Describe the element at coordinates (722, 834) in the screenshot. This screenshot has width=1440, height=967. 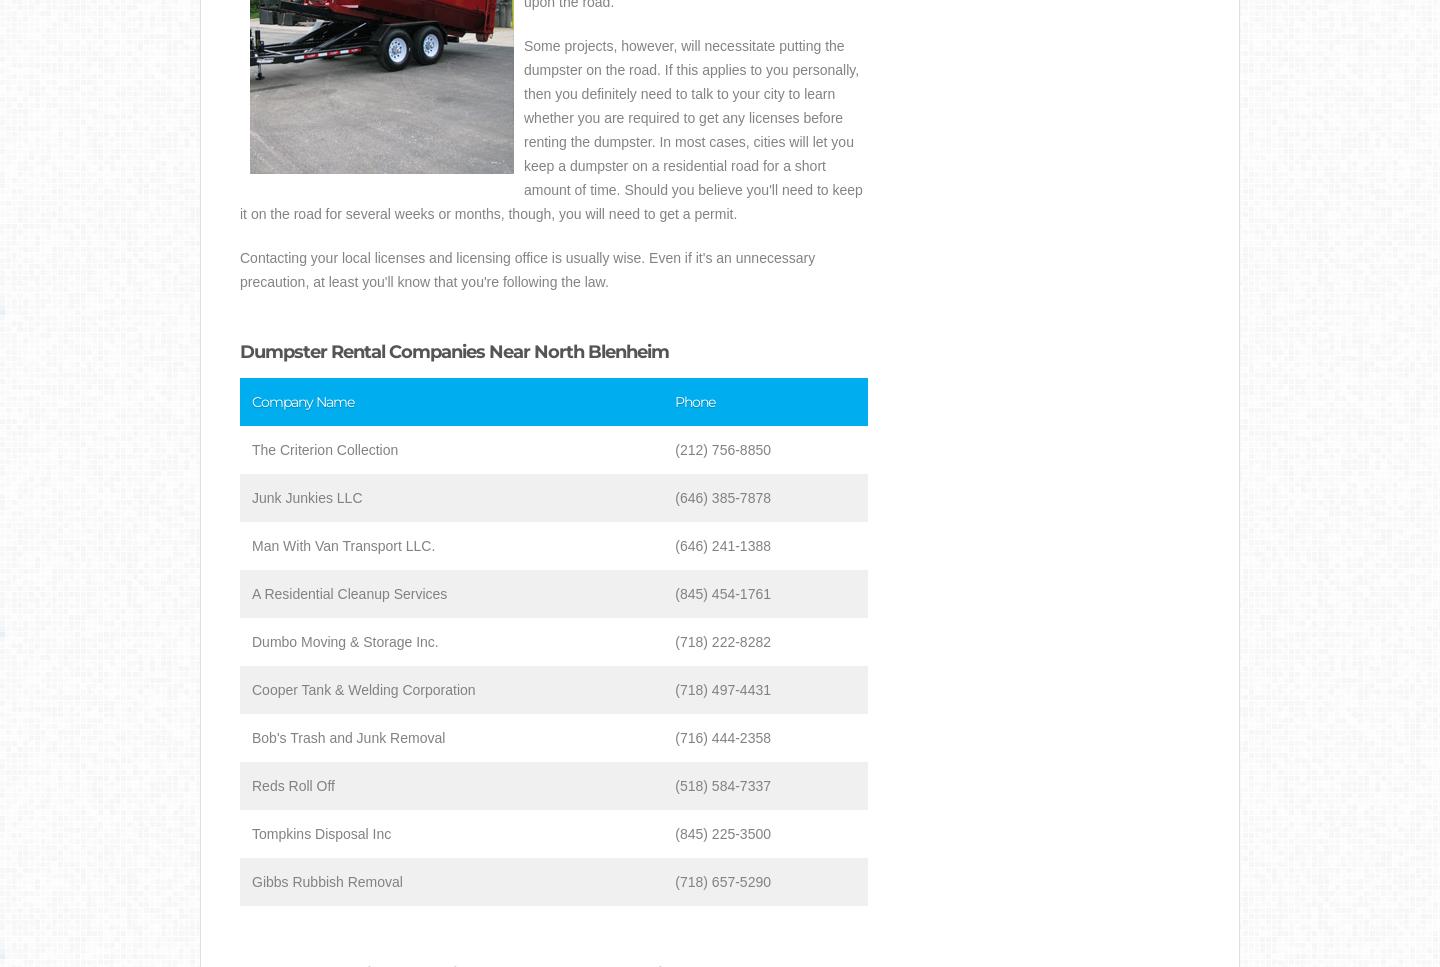
I see `'(845) 225-3500'` at that location.